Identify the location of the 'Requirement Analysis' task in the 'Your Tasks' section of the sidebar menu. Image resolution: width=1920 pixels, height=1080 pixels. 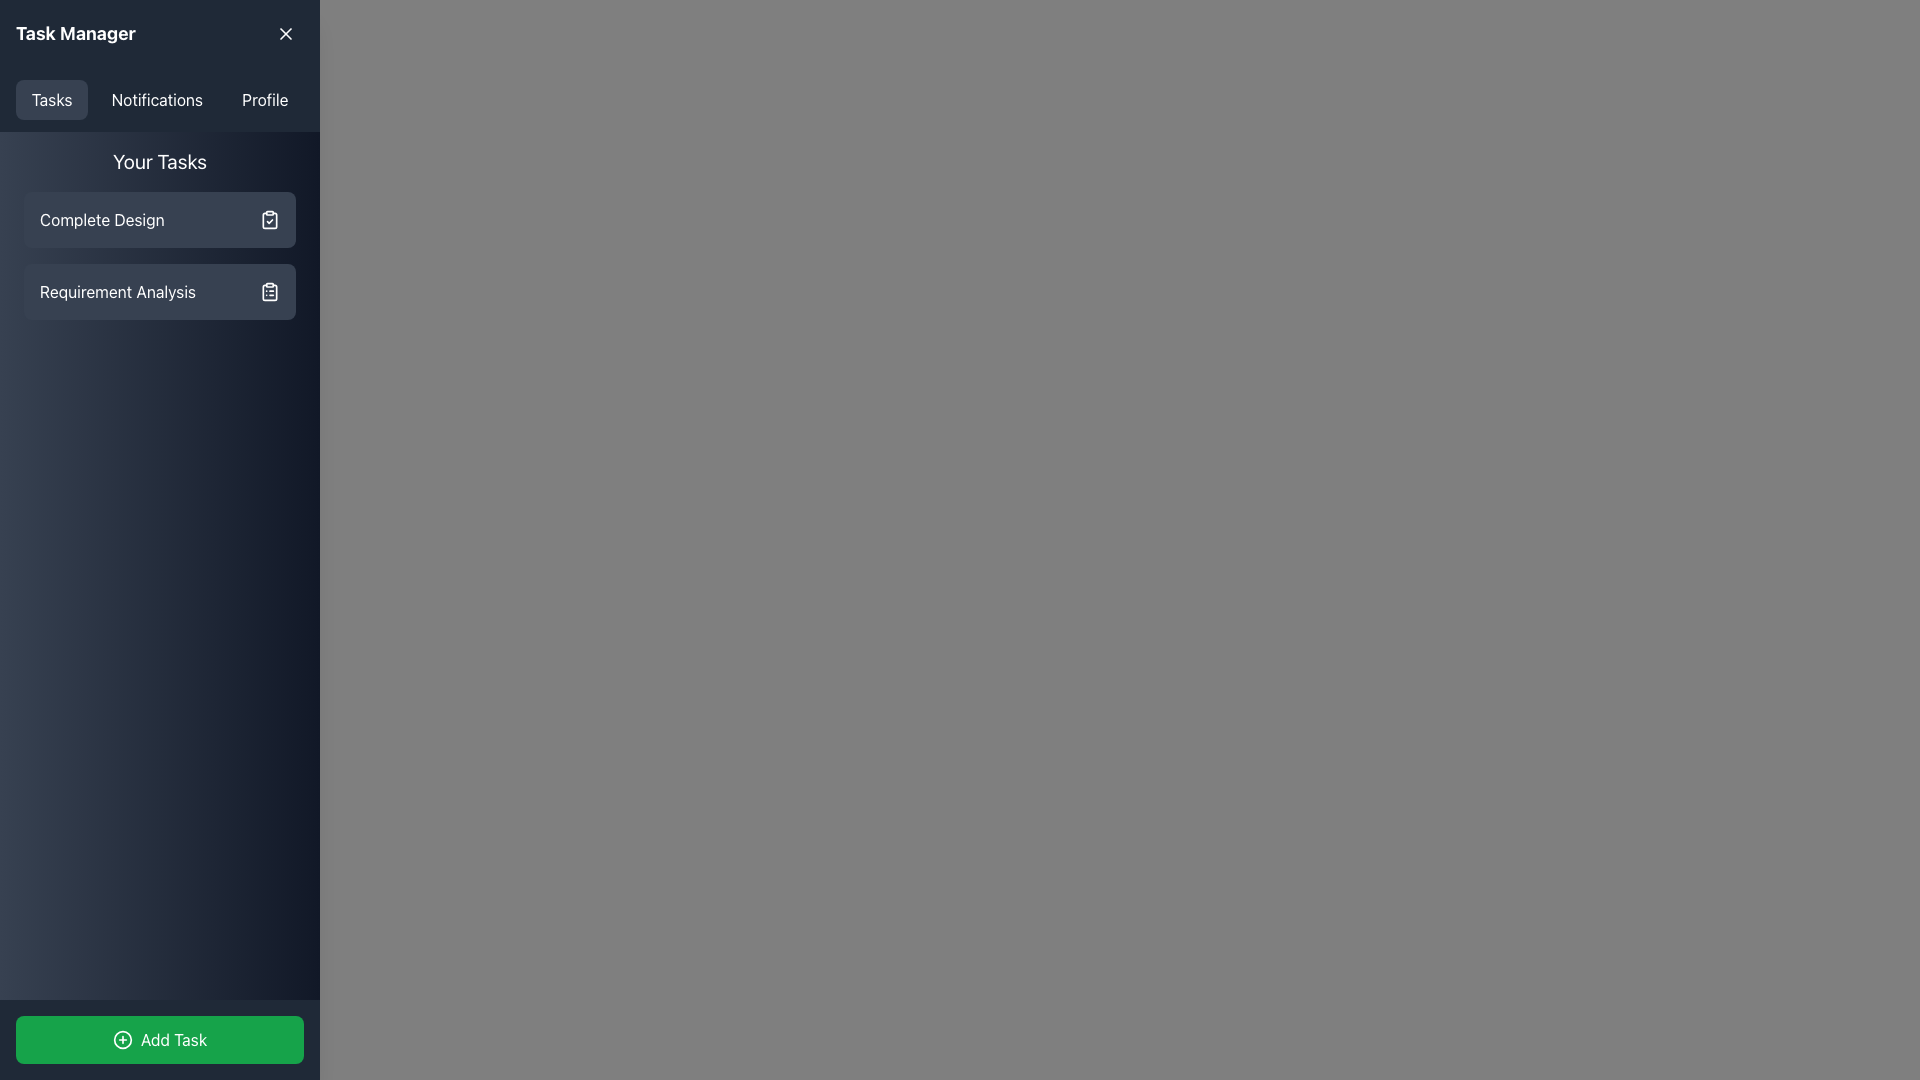
(158, 292).